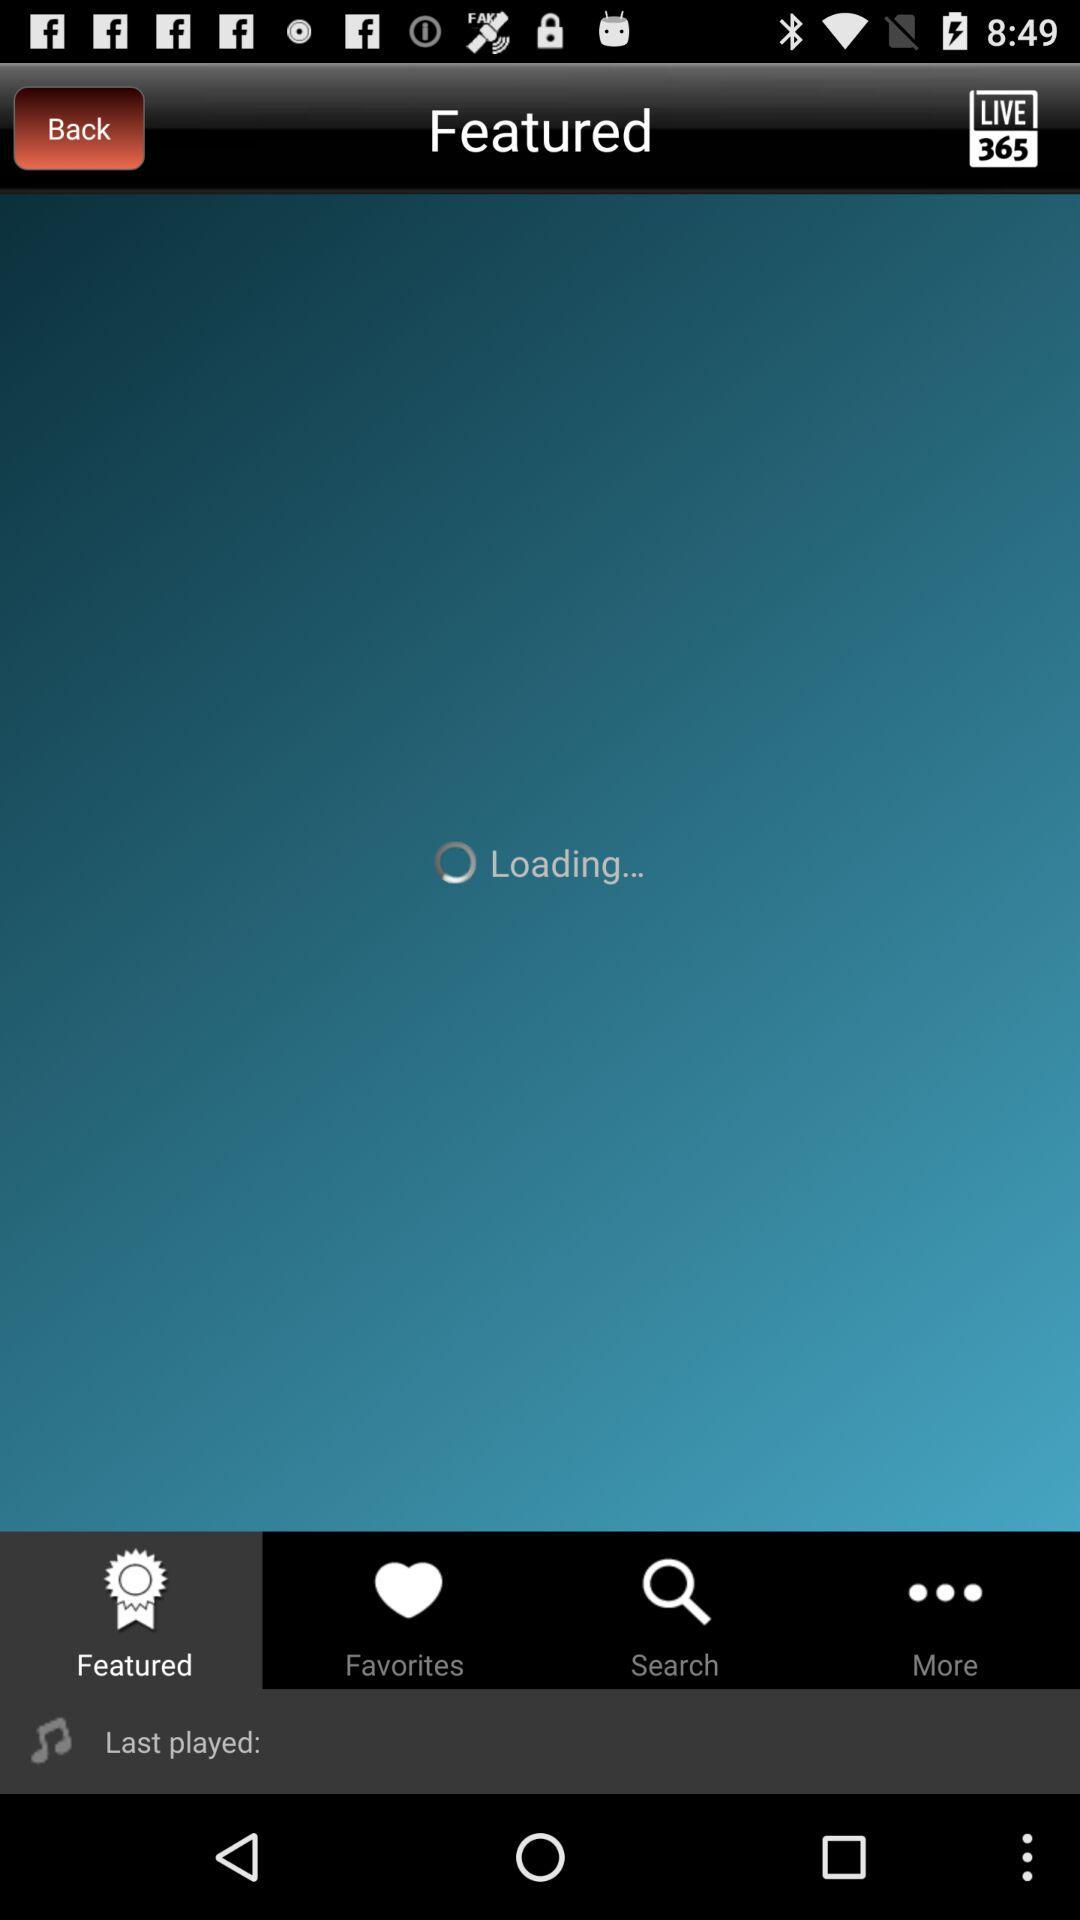 Image resolution: width=1080 pixels, height=1920 pixels. Describe the element at coordinates (78, 127) in the screenshot. I see `back at the top left corner` at that location.